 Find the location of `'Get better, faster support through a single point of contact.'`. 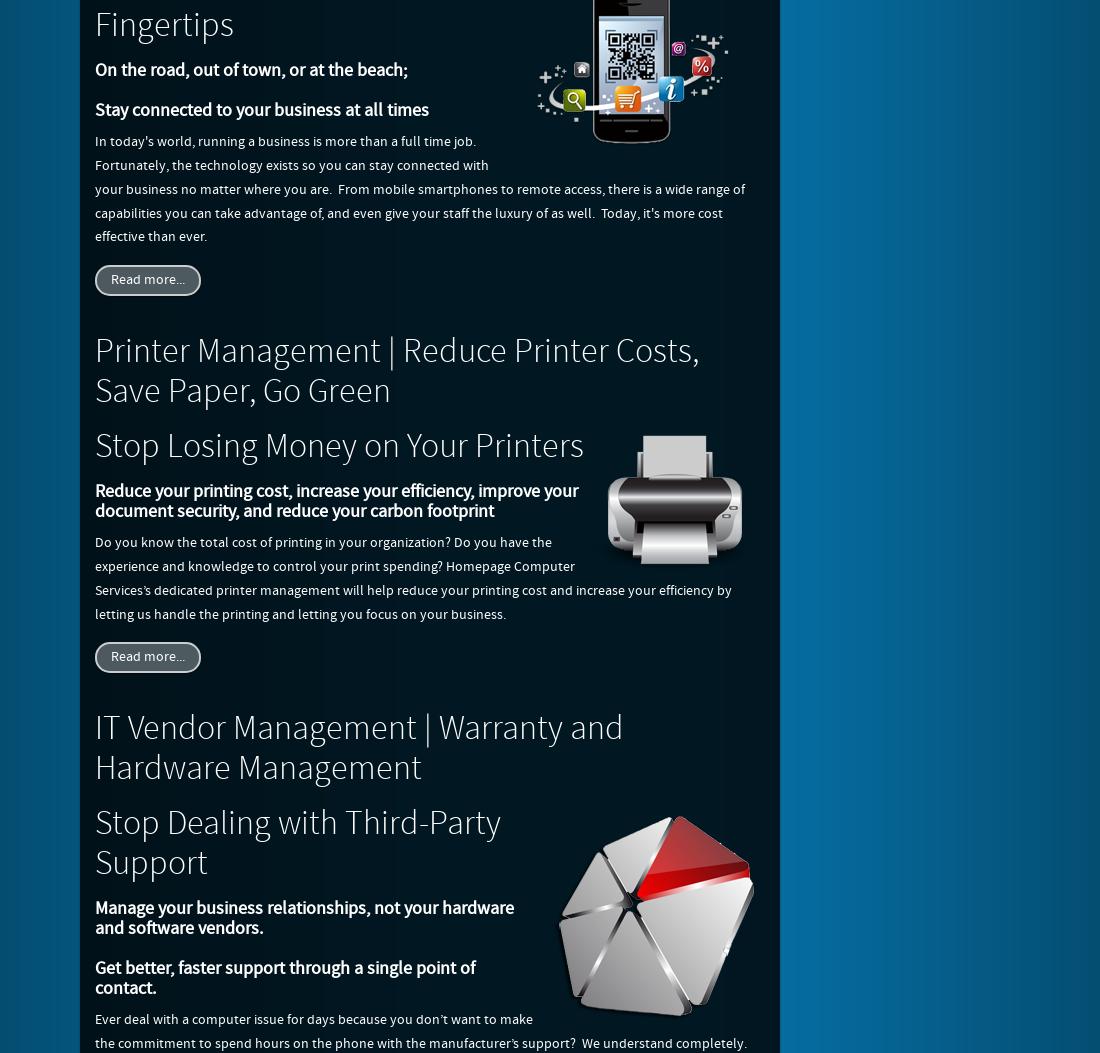

'Get better, faster support through a single point of contact.' is located at coordinates (284, 978).